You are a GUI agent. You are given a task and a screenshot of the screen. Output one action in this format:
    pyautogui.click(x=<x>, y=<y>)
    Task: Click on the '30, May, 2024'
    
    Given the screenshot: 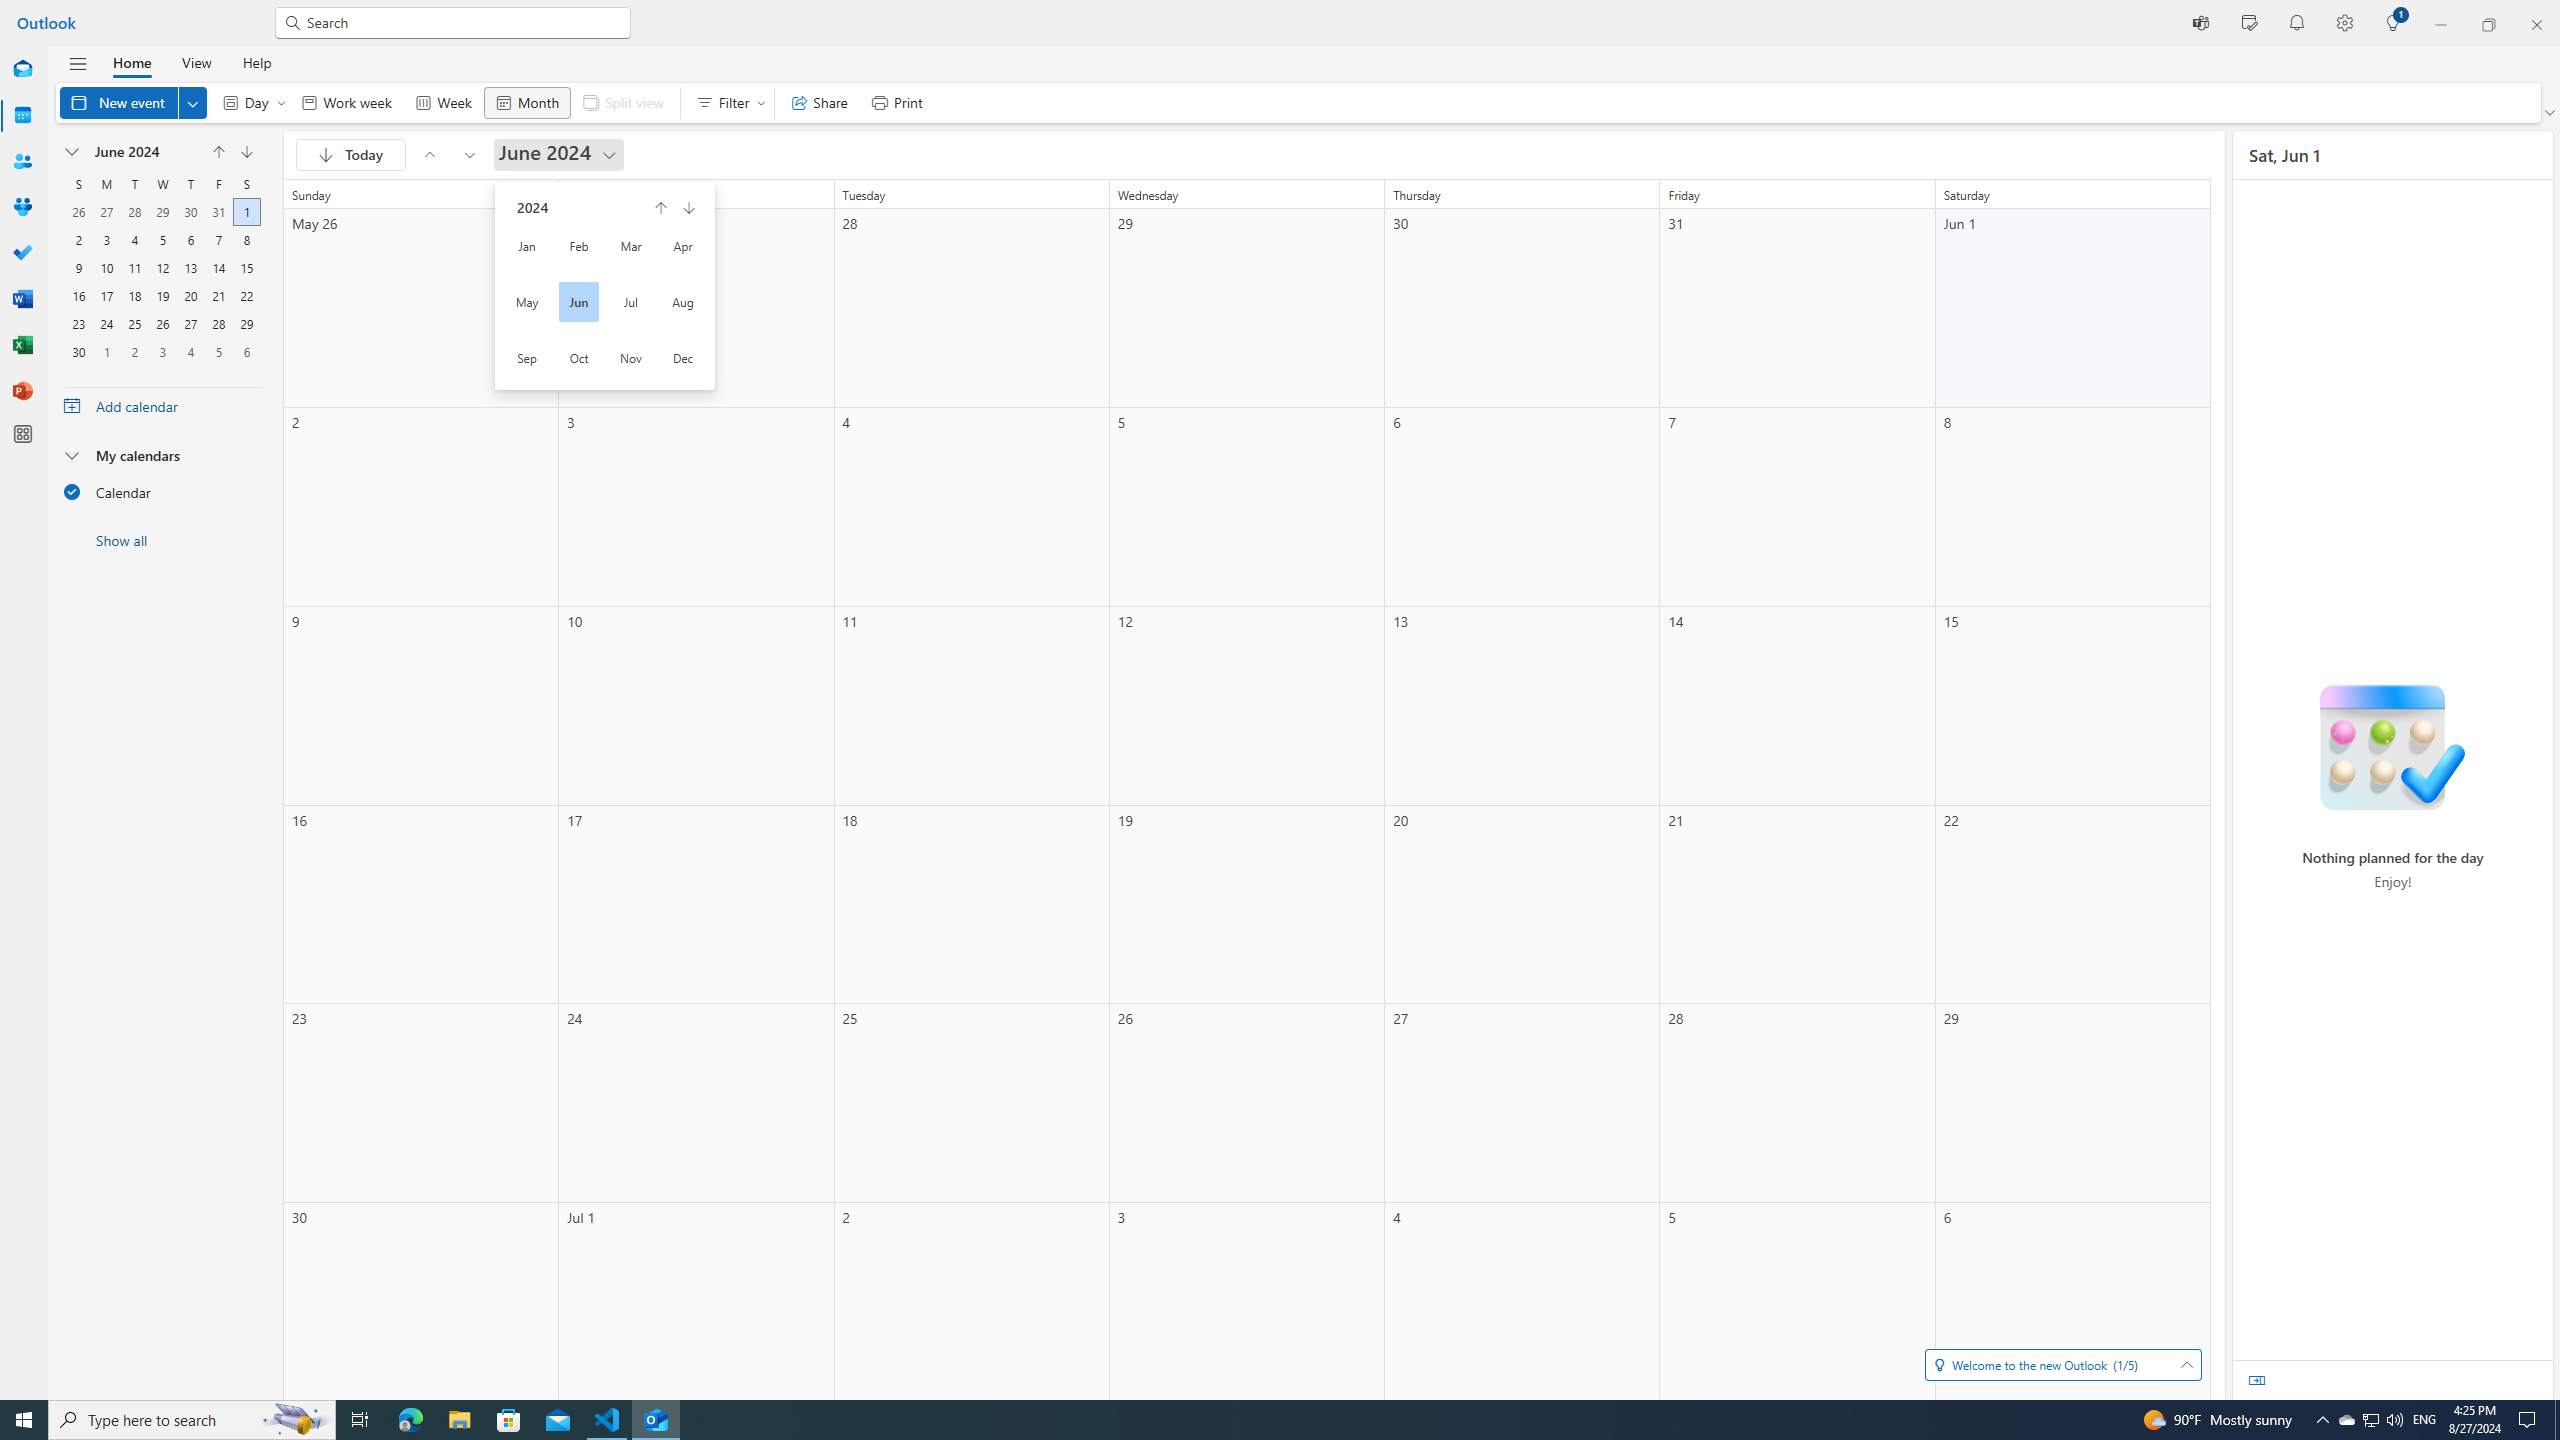 What is the action you would take?
    pyautogui.click(x=189, y=210)
    